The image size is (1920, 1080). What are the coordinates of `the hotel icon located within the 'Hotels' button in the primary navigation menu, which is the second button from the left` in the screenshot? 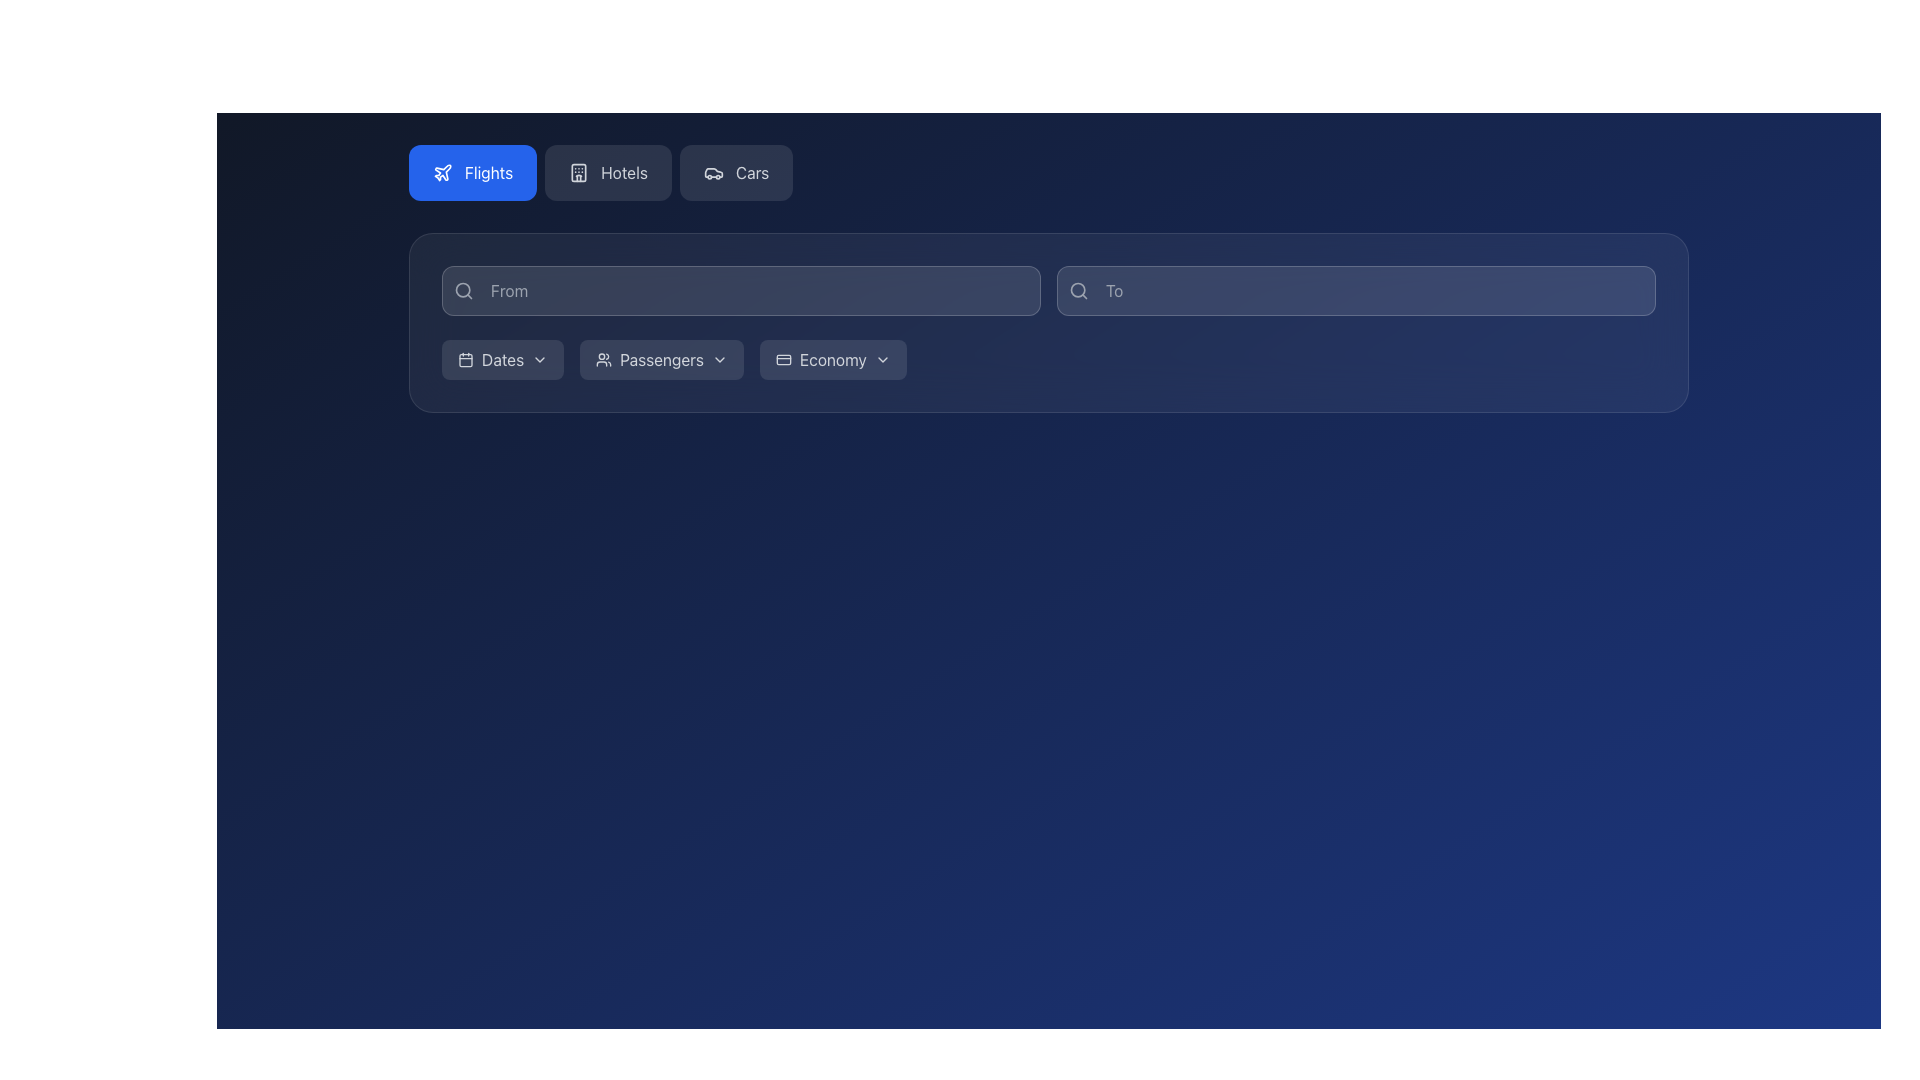 It's located at (578, 172).